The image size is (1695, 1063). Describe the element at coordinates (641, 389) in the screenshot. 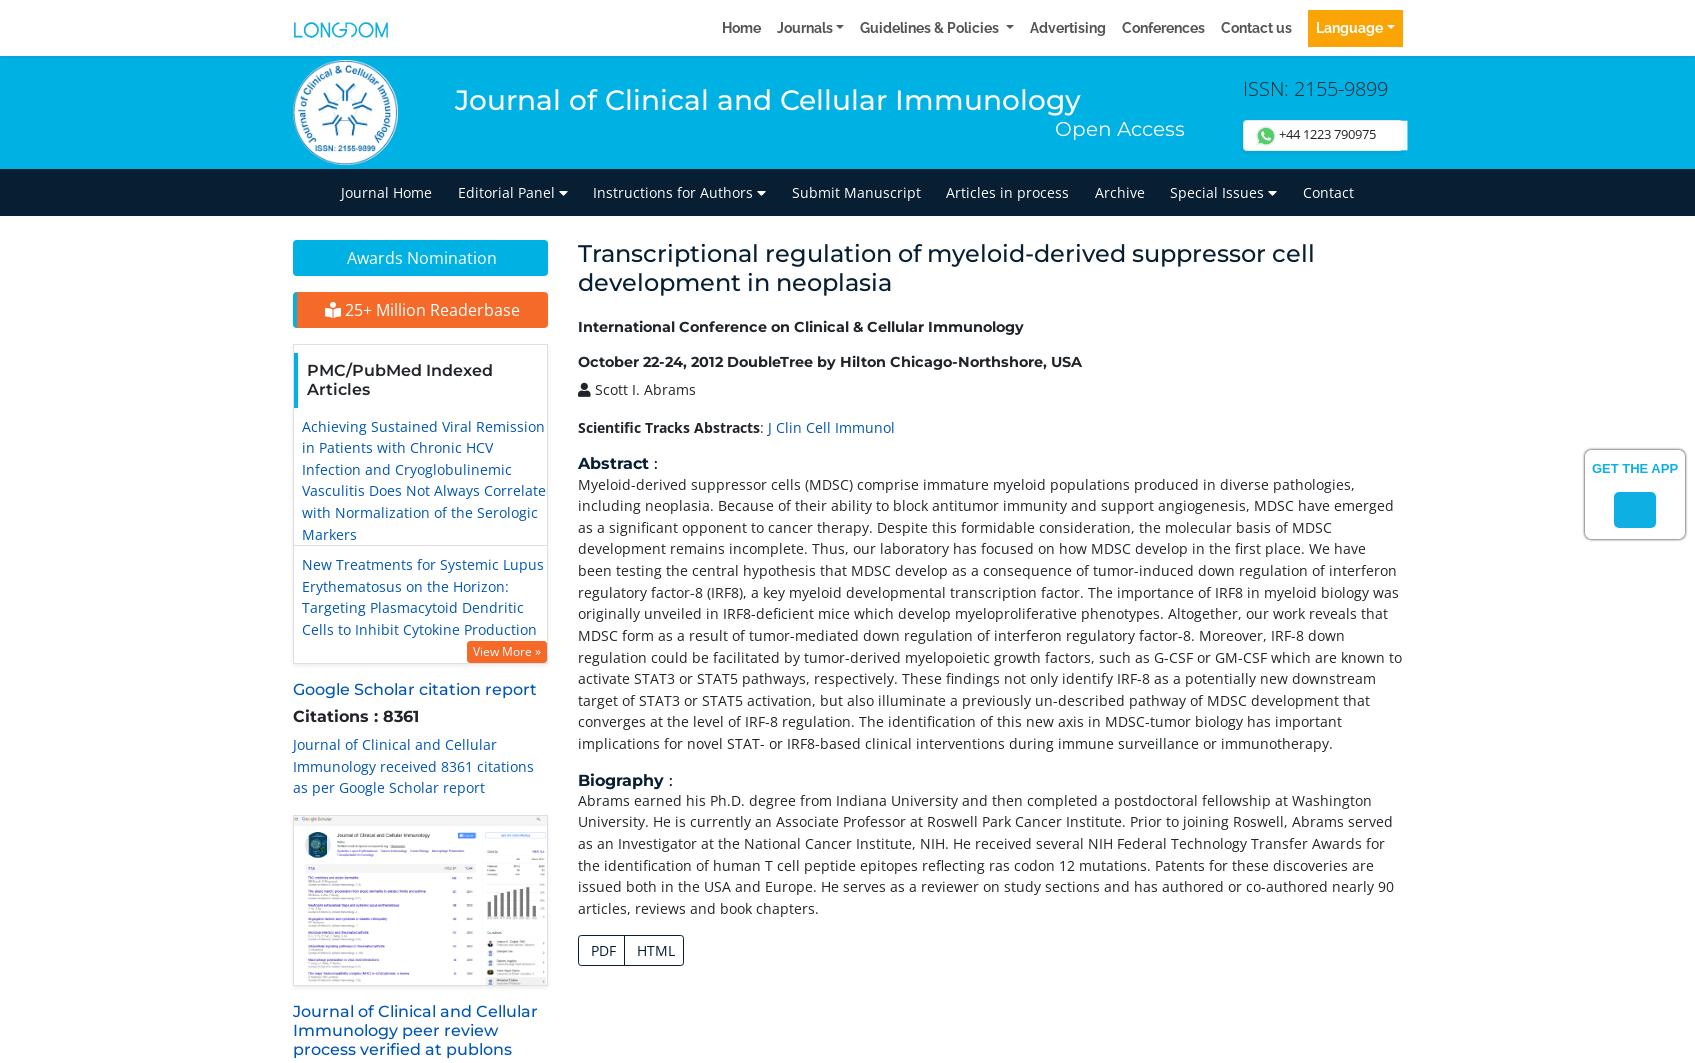

I see `'Scott I. Abrams'` at that location.